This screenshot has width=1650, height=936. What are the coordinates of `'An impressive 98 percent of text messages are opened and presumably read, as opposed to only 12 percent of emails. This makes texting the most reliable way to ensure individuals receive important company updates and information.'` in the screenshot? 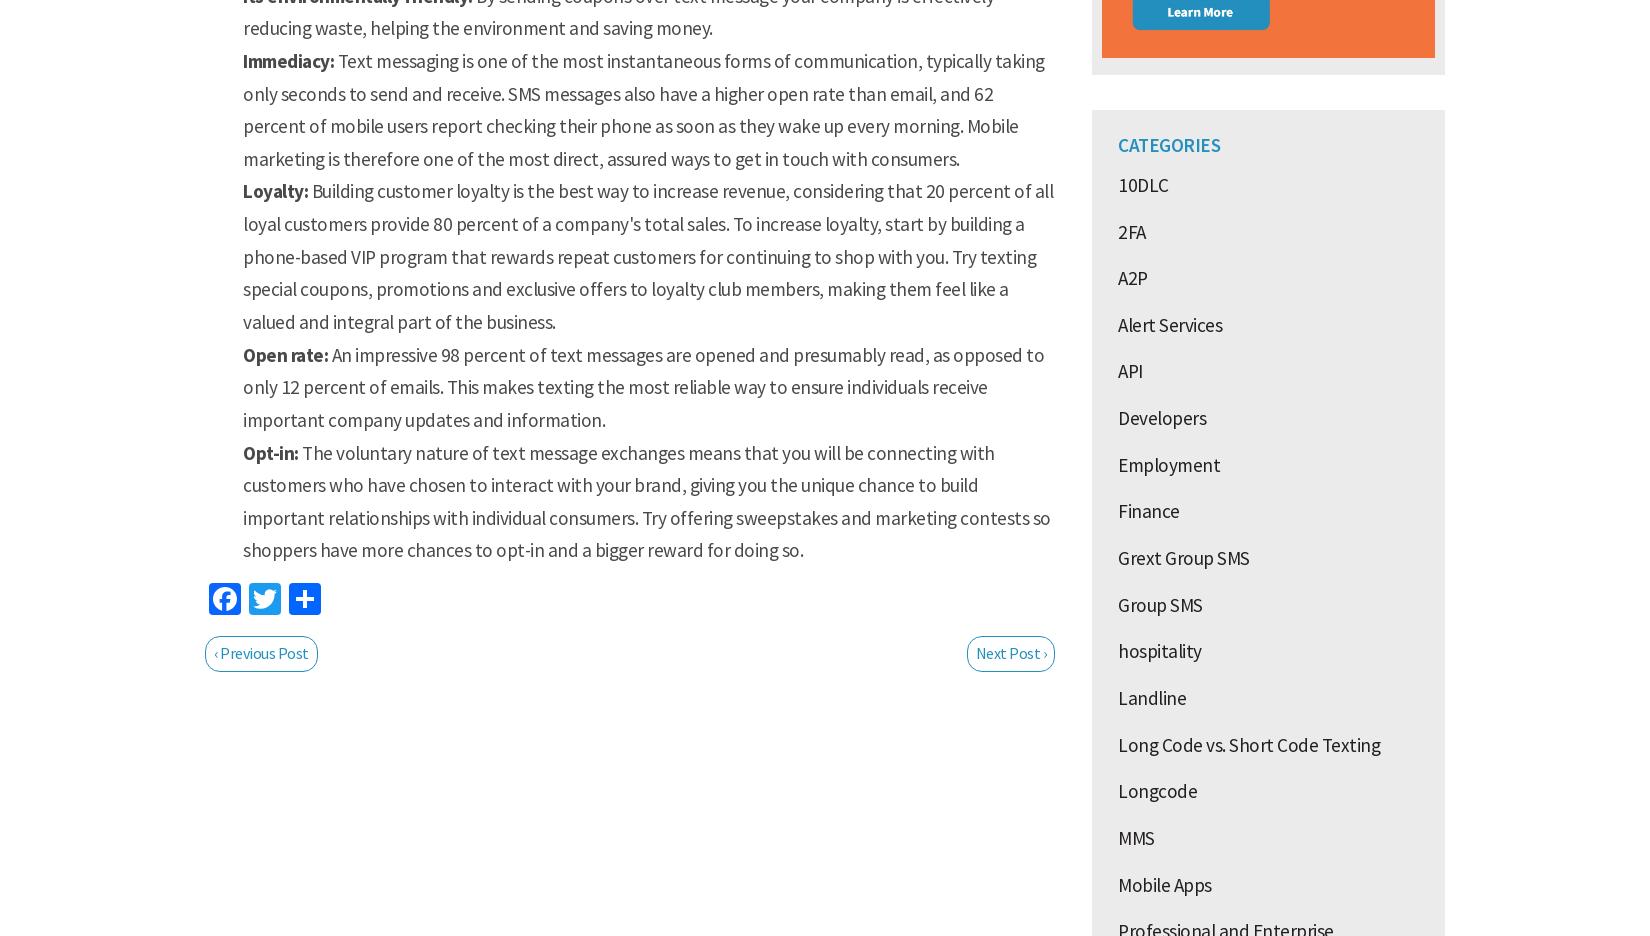 It's located at (243, 386).